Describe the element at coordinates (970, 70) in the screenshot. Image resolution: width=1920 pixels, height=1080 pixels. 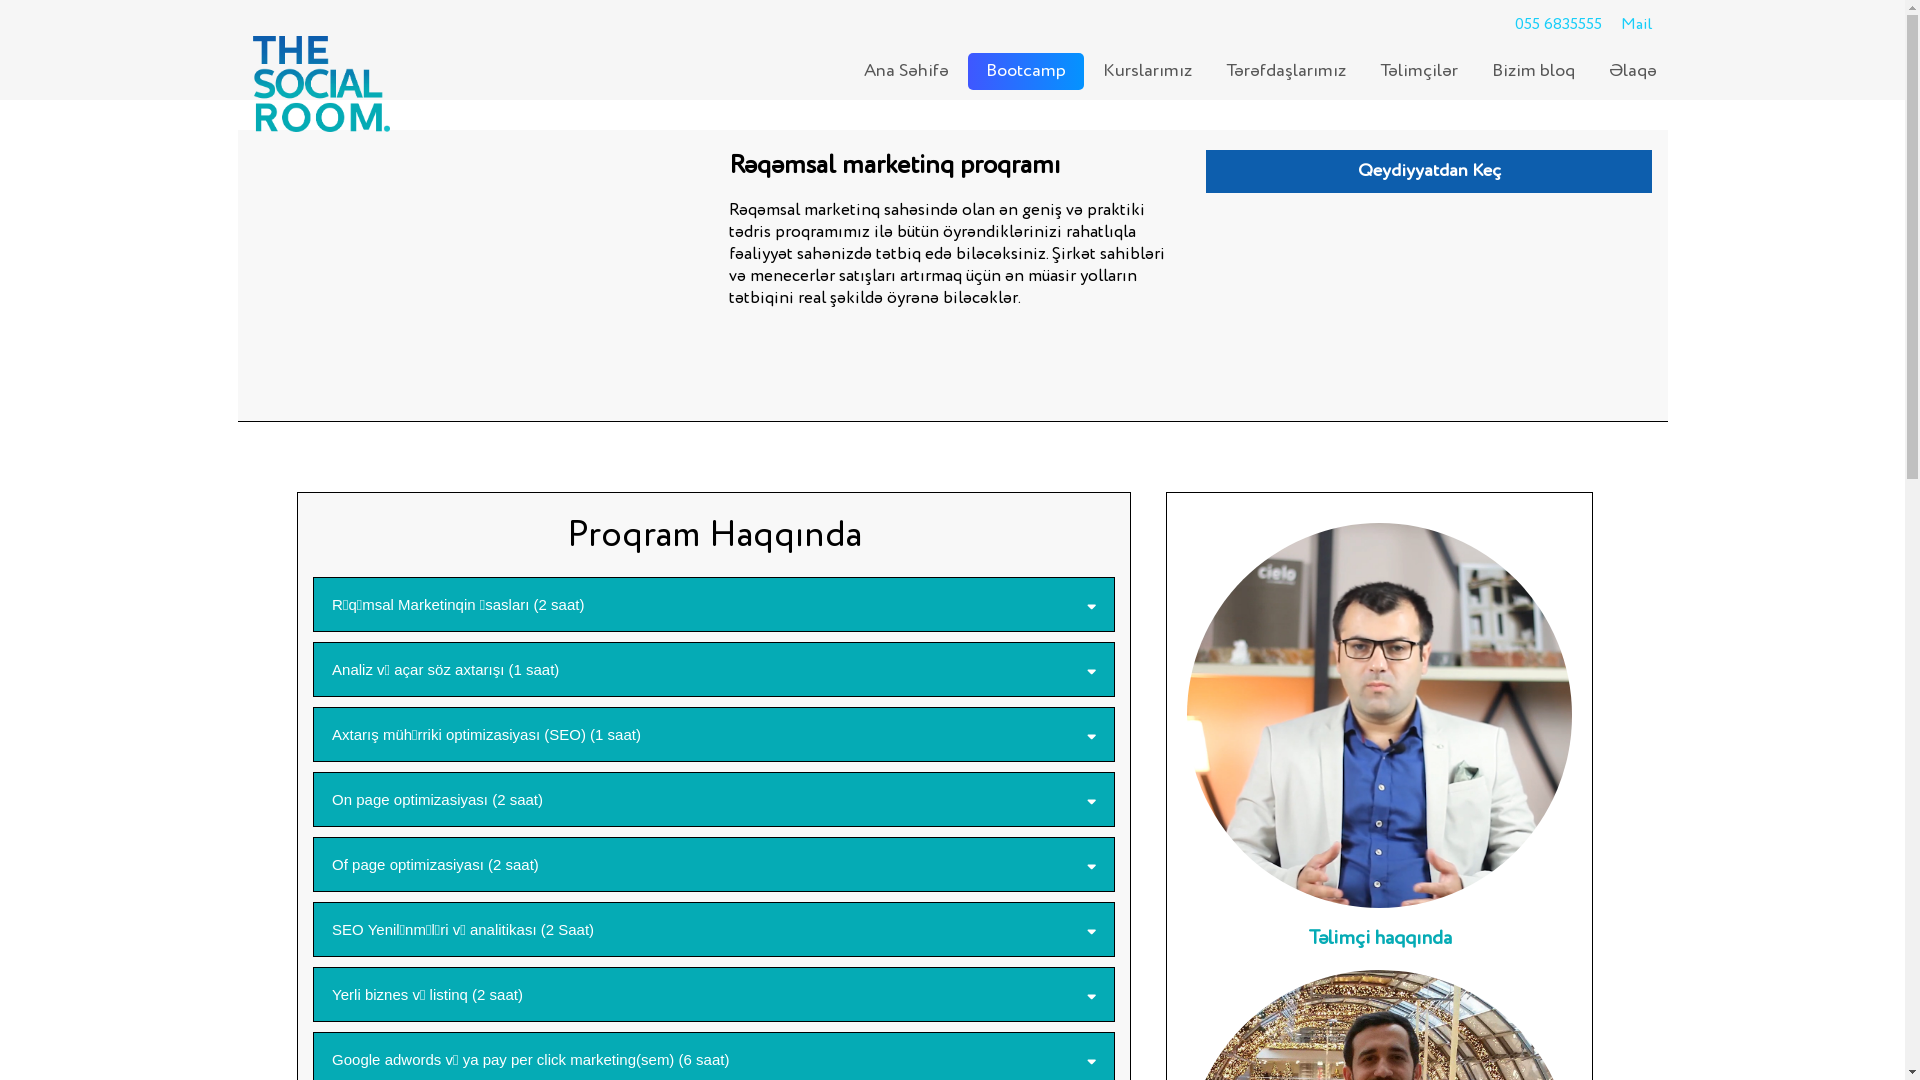
I see `'Bootcamp'` at that location.